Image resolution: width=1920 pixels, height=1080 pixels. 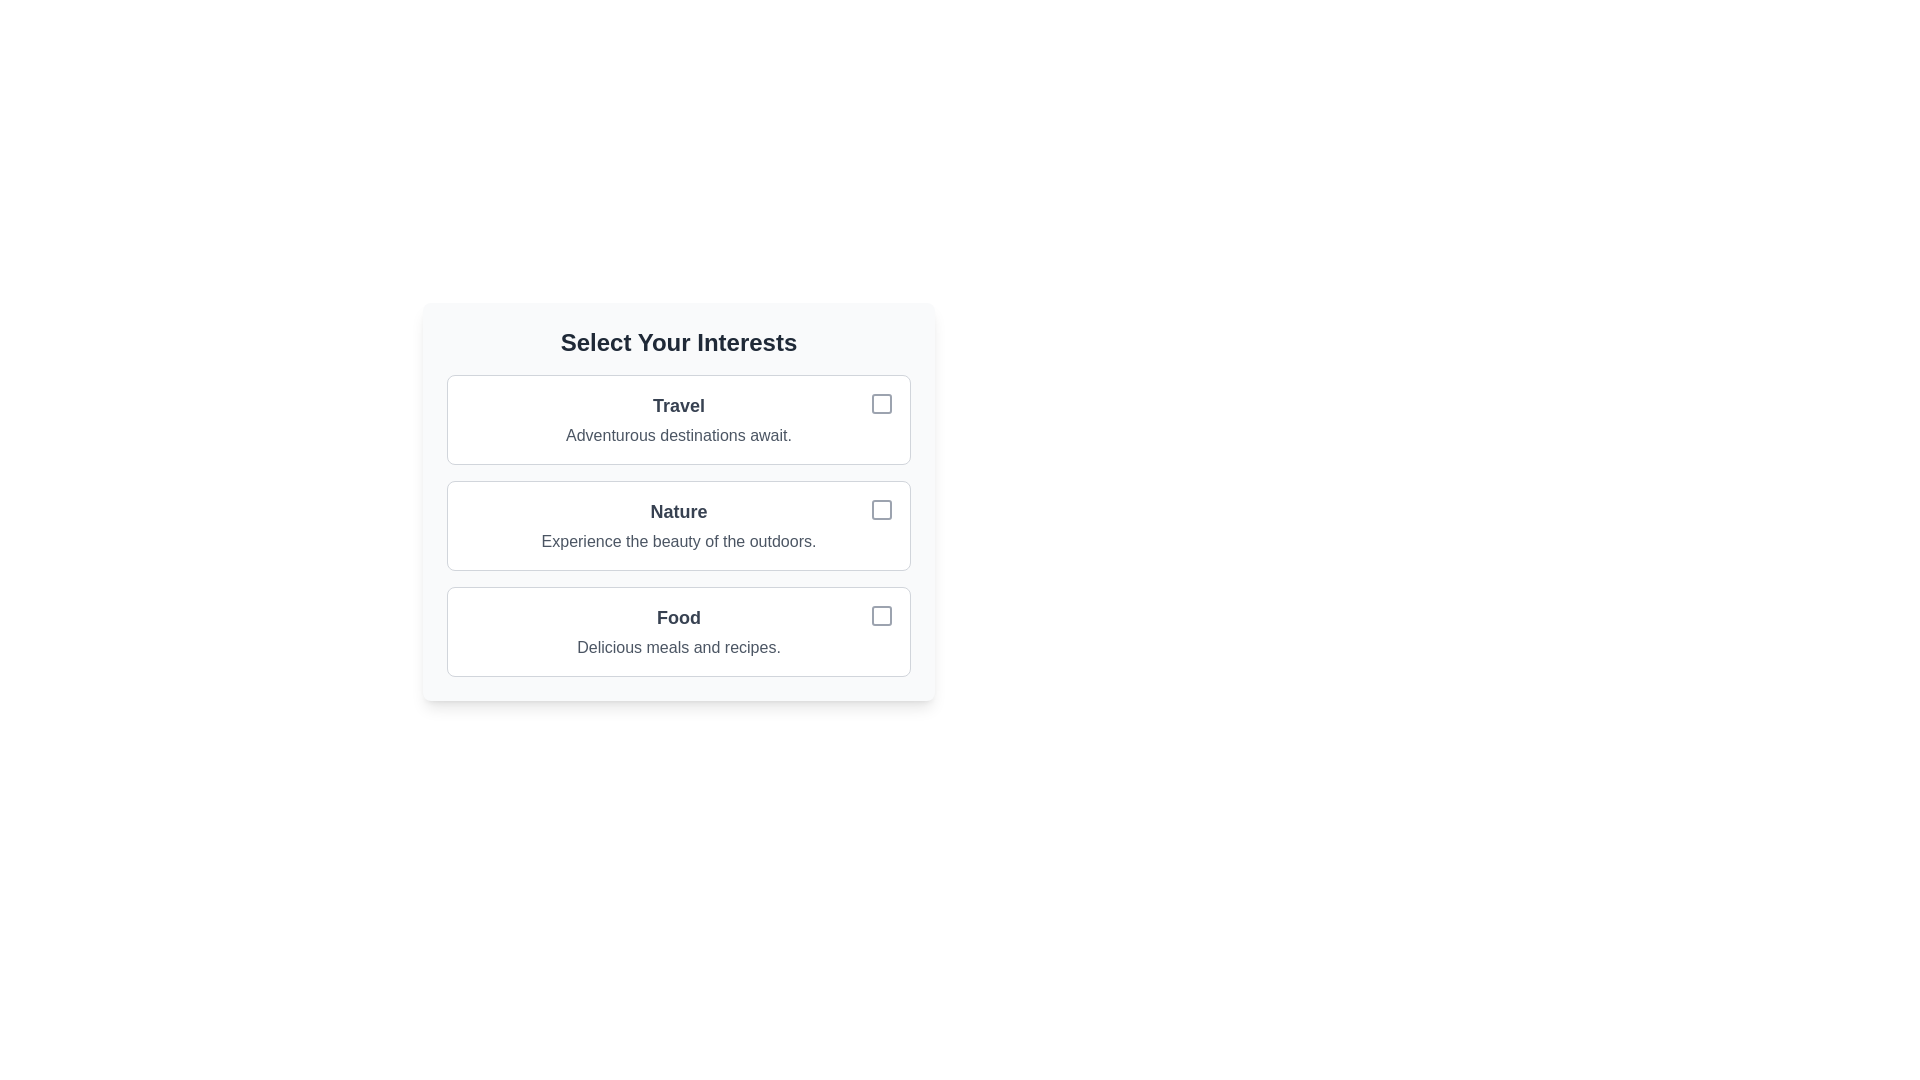 What do you see at coordinates (881, 508) in the screenshot?
I see `the small square icon with a hollow interior located in the top-right corner of the 'Nature' card, adjacent to the bold 'Nature' title` at bounding box center [881, 508].